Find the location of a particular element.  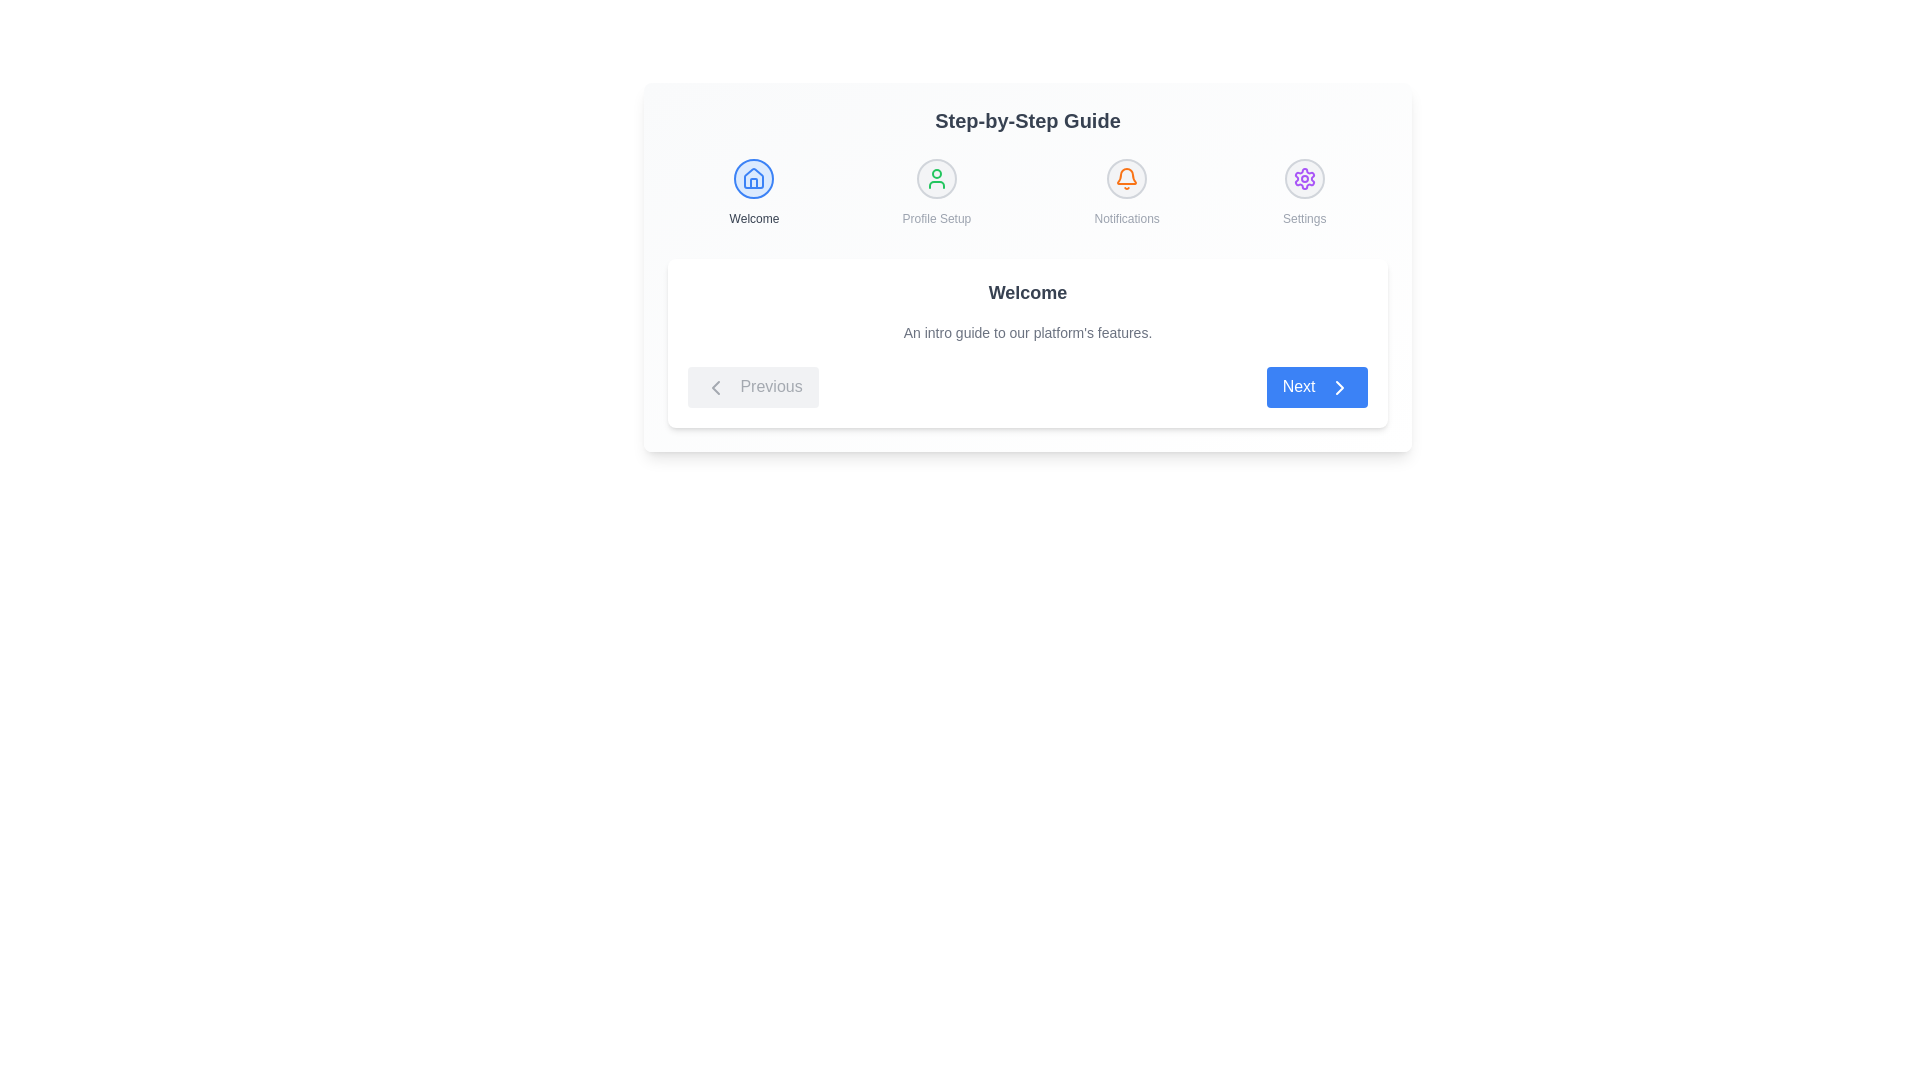

the leftmost navigation button located at the bottom-center of the interface for visual feedback is located at coordinates (752, 387).